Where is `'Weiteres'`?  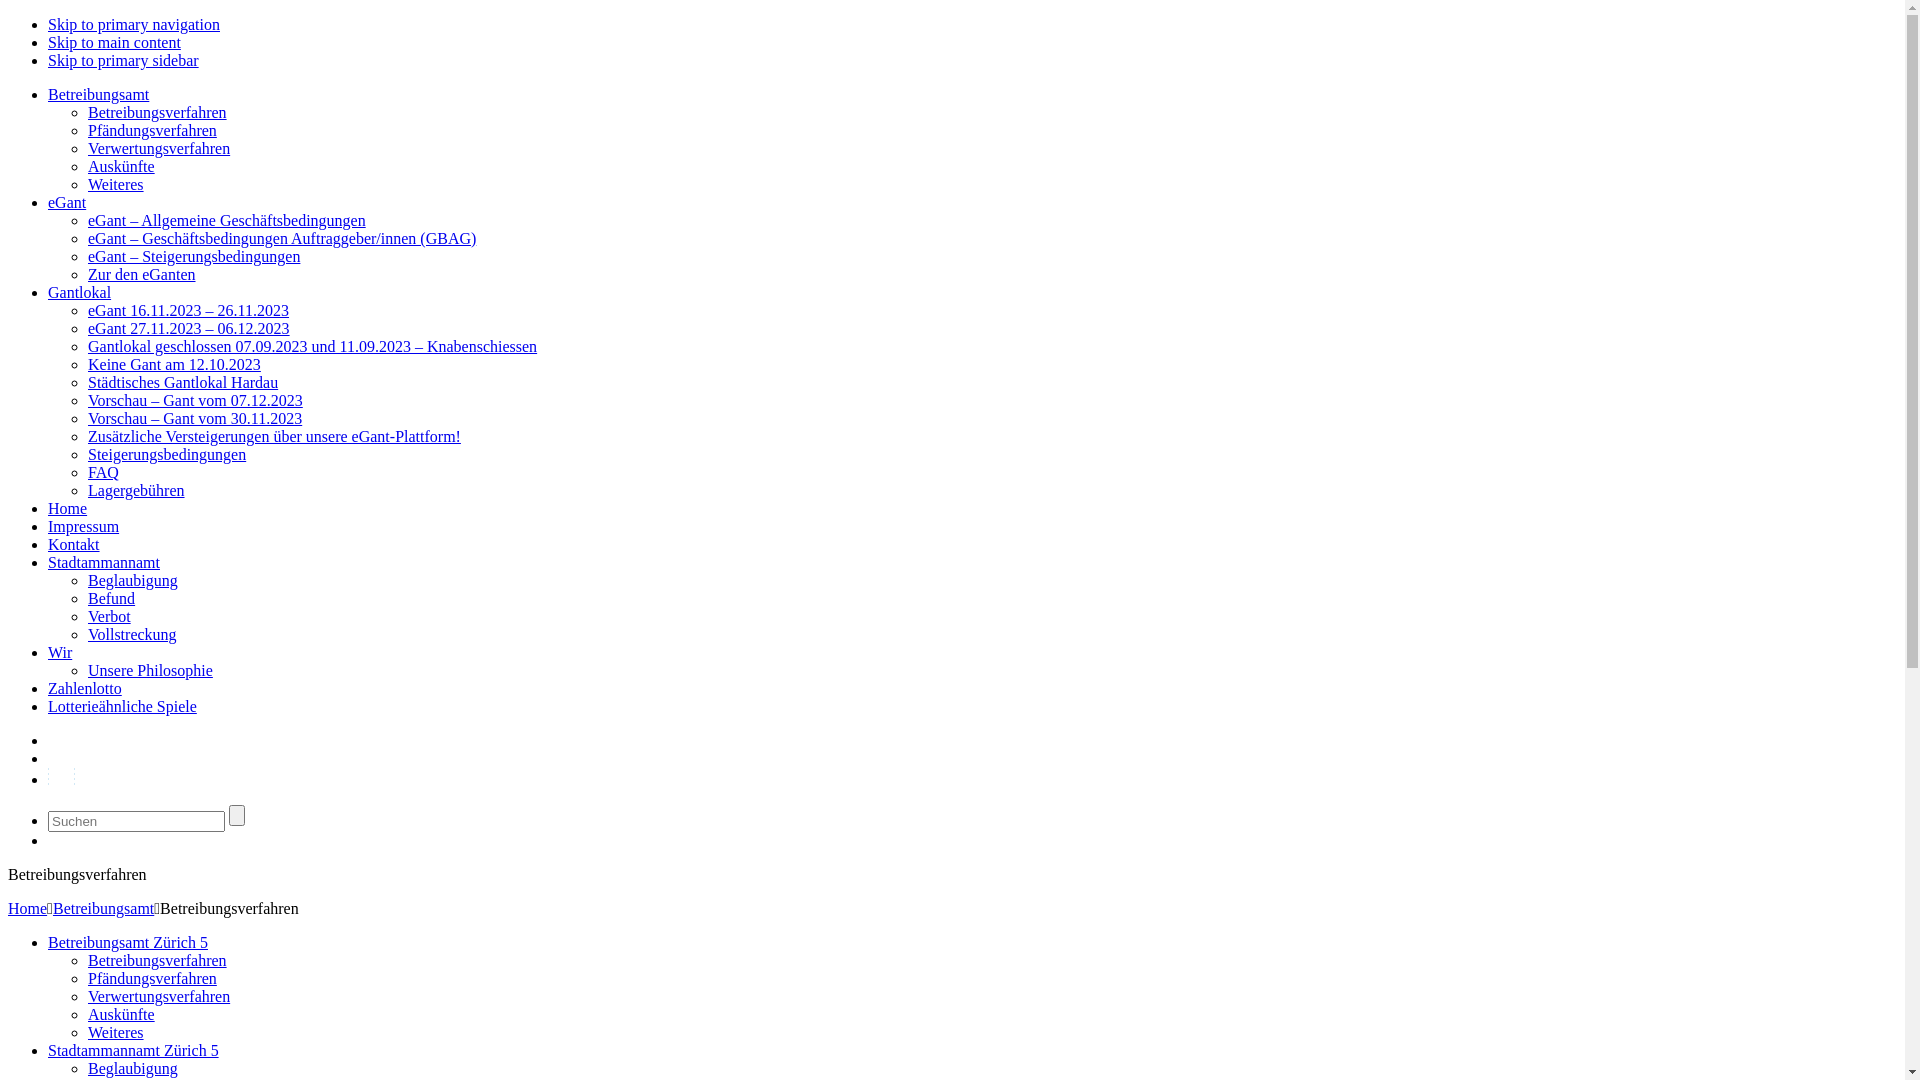 'Weiteres' is located at coordinates (114, 1032).